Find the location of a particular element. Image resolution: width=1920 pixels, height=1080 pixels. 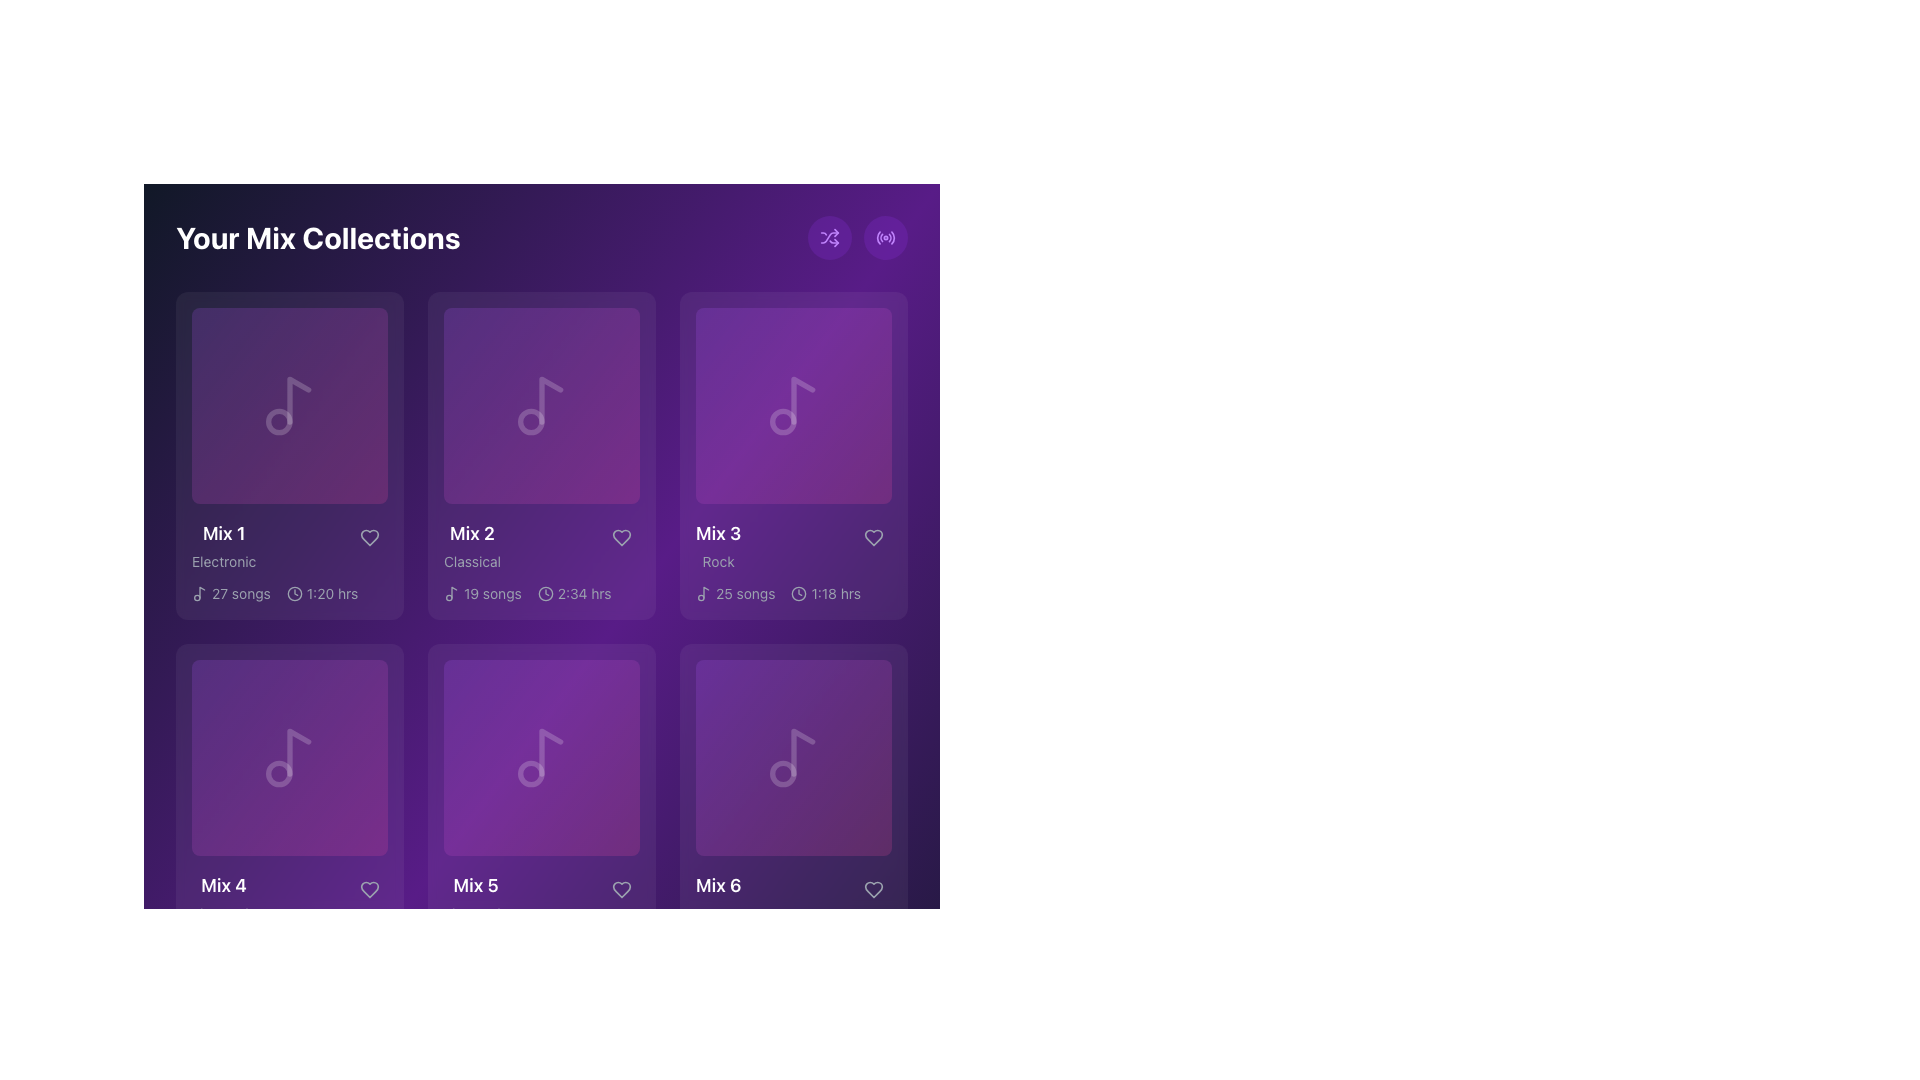

the square-shaped UI element with a gradient background from purple to pink, which contains a centralized translucent white music note icon, located in the second row and last column of the grid under 'Your Mix Collections' associated with 'Mix 6' is located at coordinates (792, 758).